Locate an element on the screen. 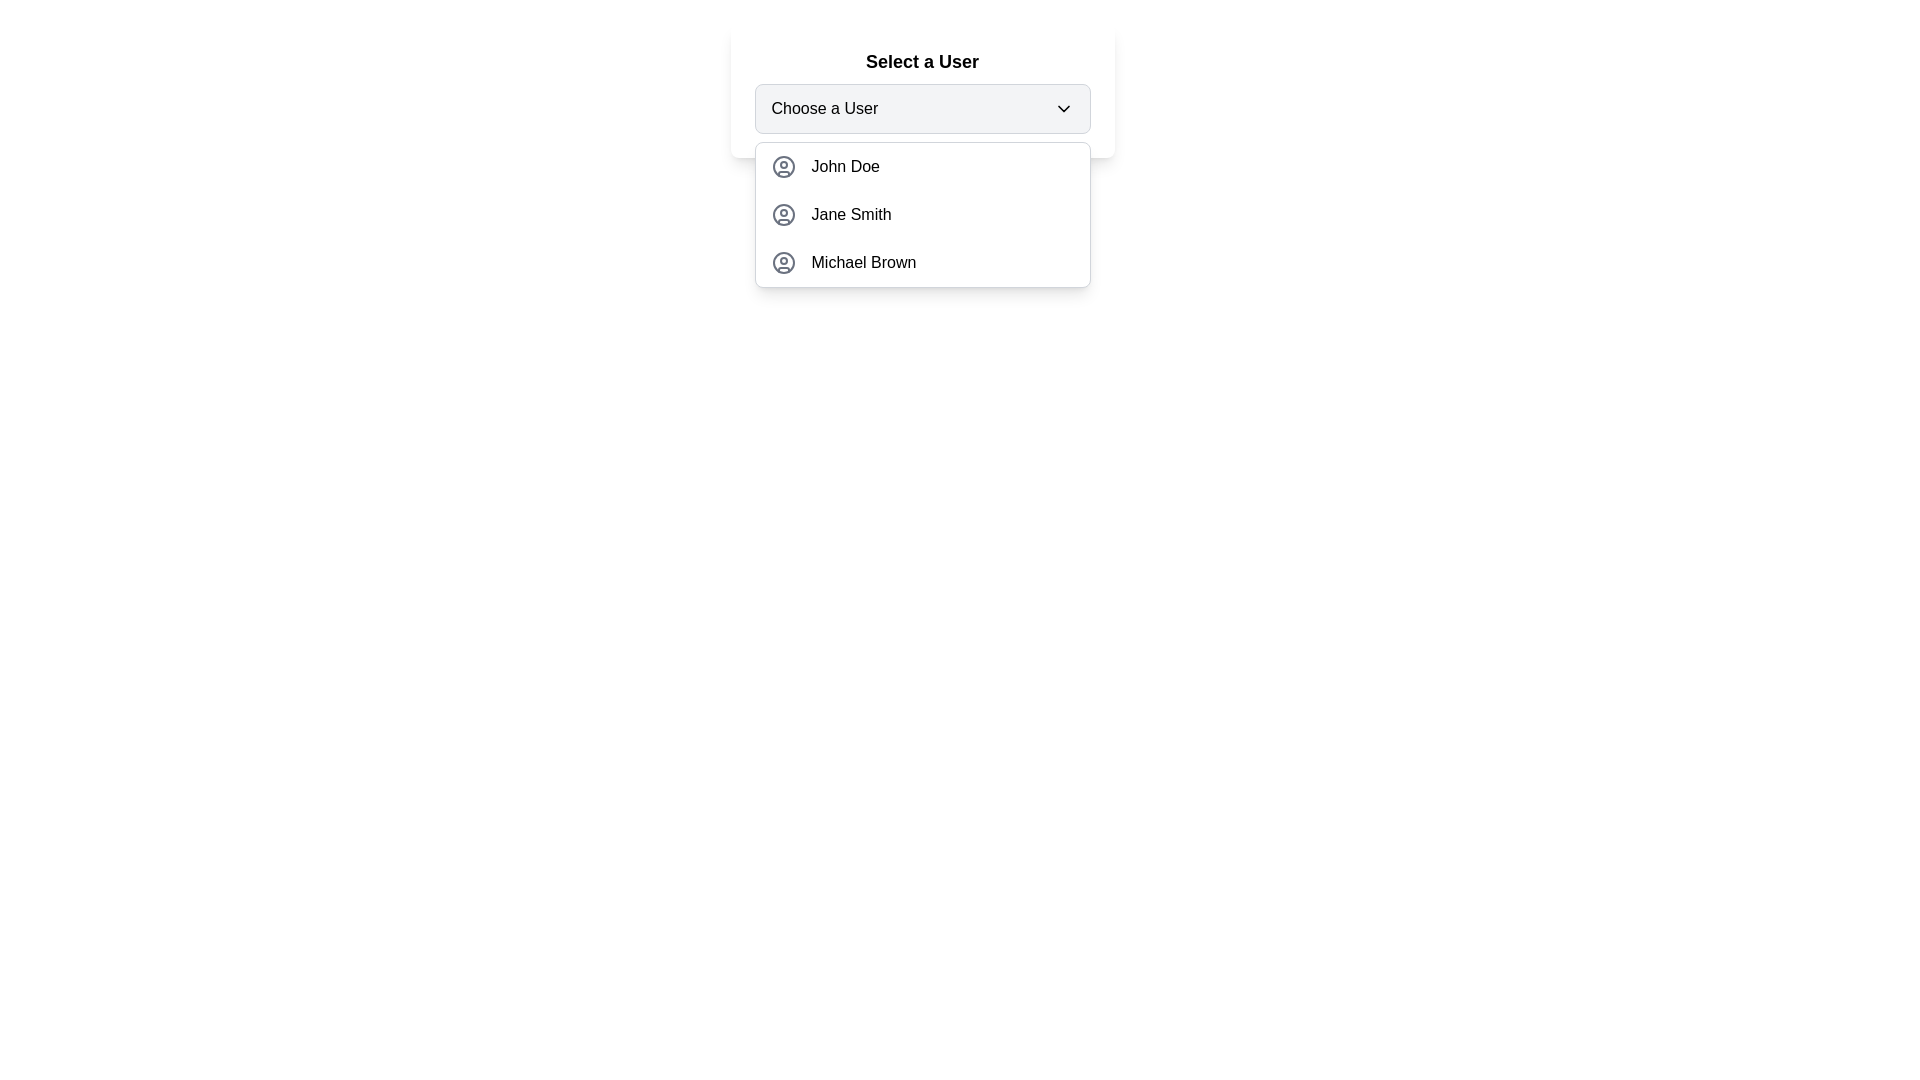 The height and width of the screenshot is (1080, 1920). the user profile icon representing 'Michael Brown' in the dropdown menu, which is aligned to the left of the text 'Michael Brown' is located at coordinates (782, 261).